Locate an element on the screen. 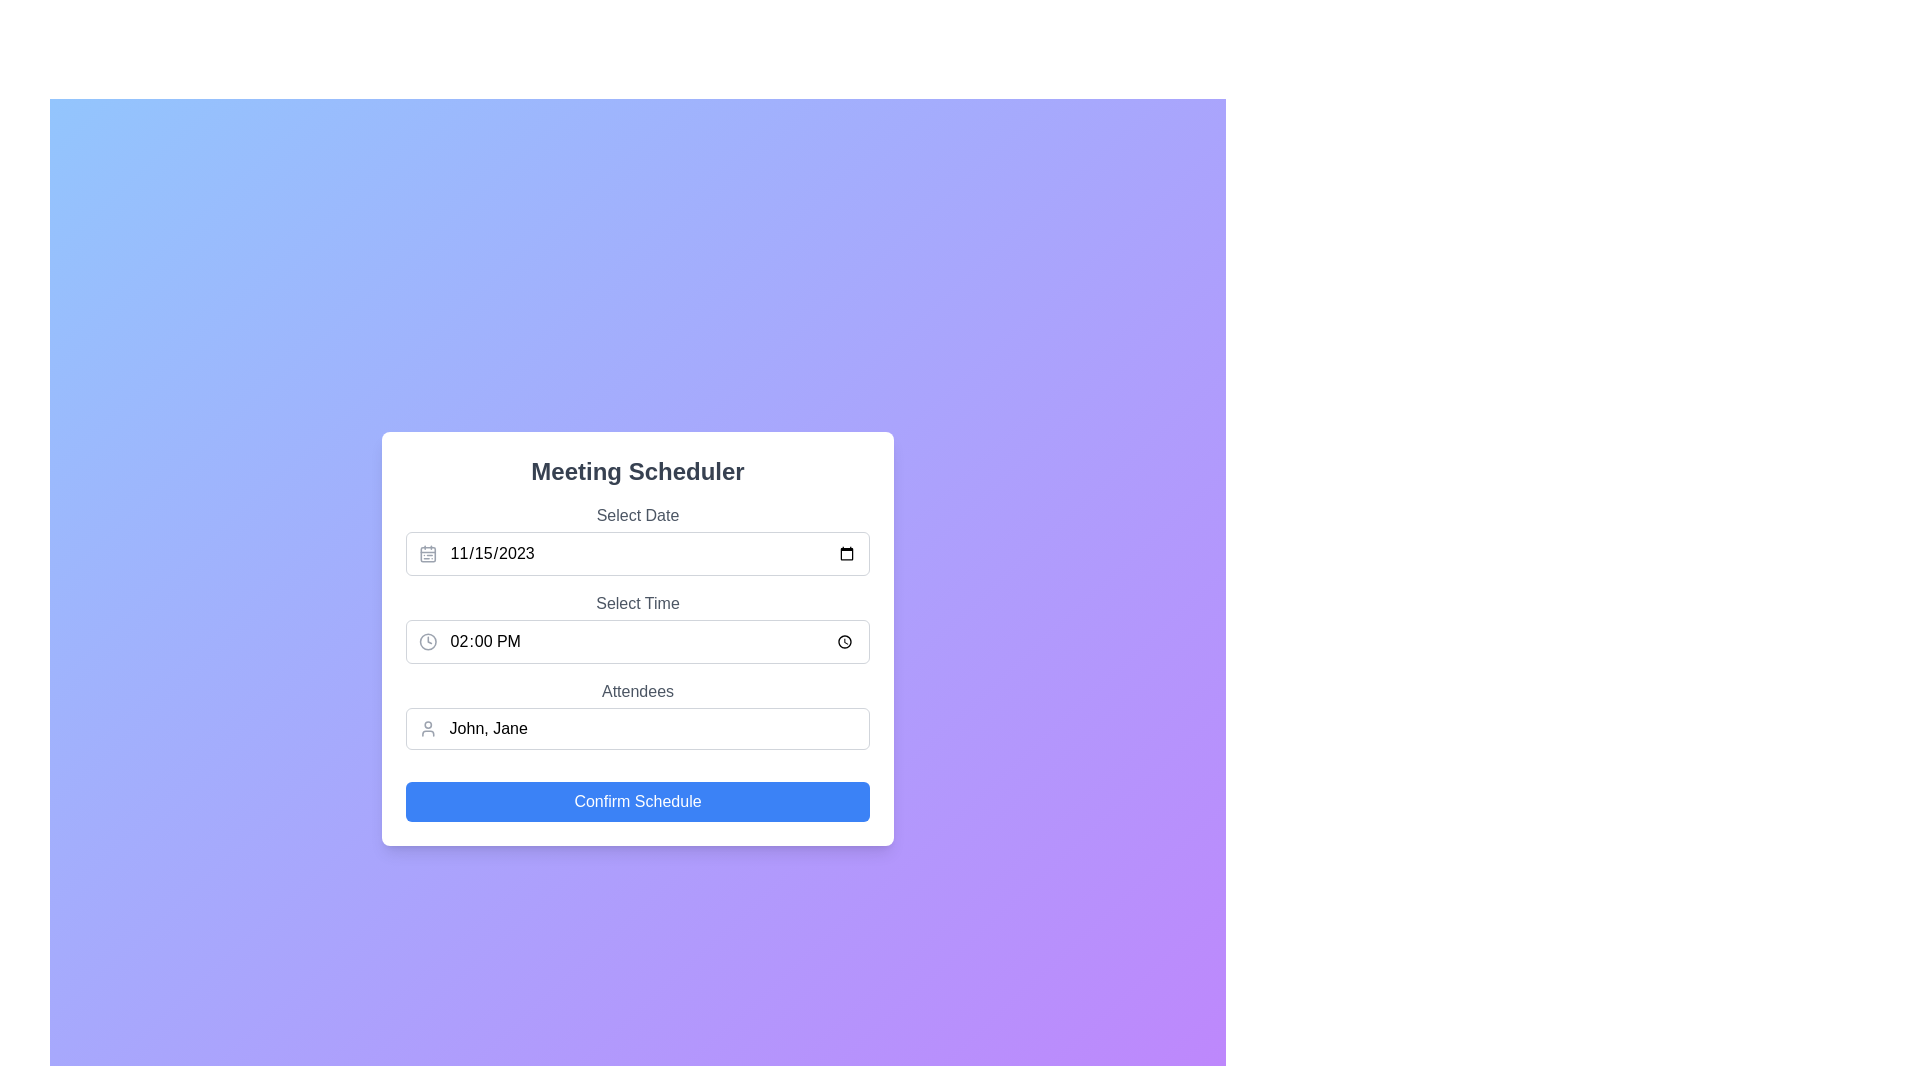 The height and width of the screenshot is (1080, 1920). the decorative graphical element within the central rectangular part of the calendar icon is located at coordinates (427, 554).